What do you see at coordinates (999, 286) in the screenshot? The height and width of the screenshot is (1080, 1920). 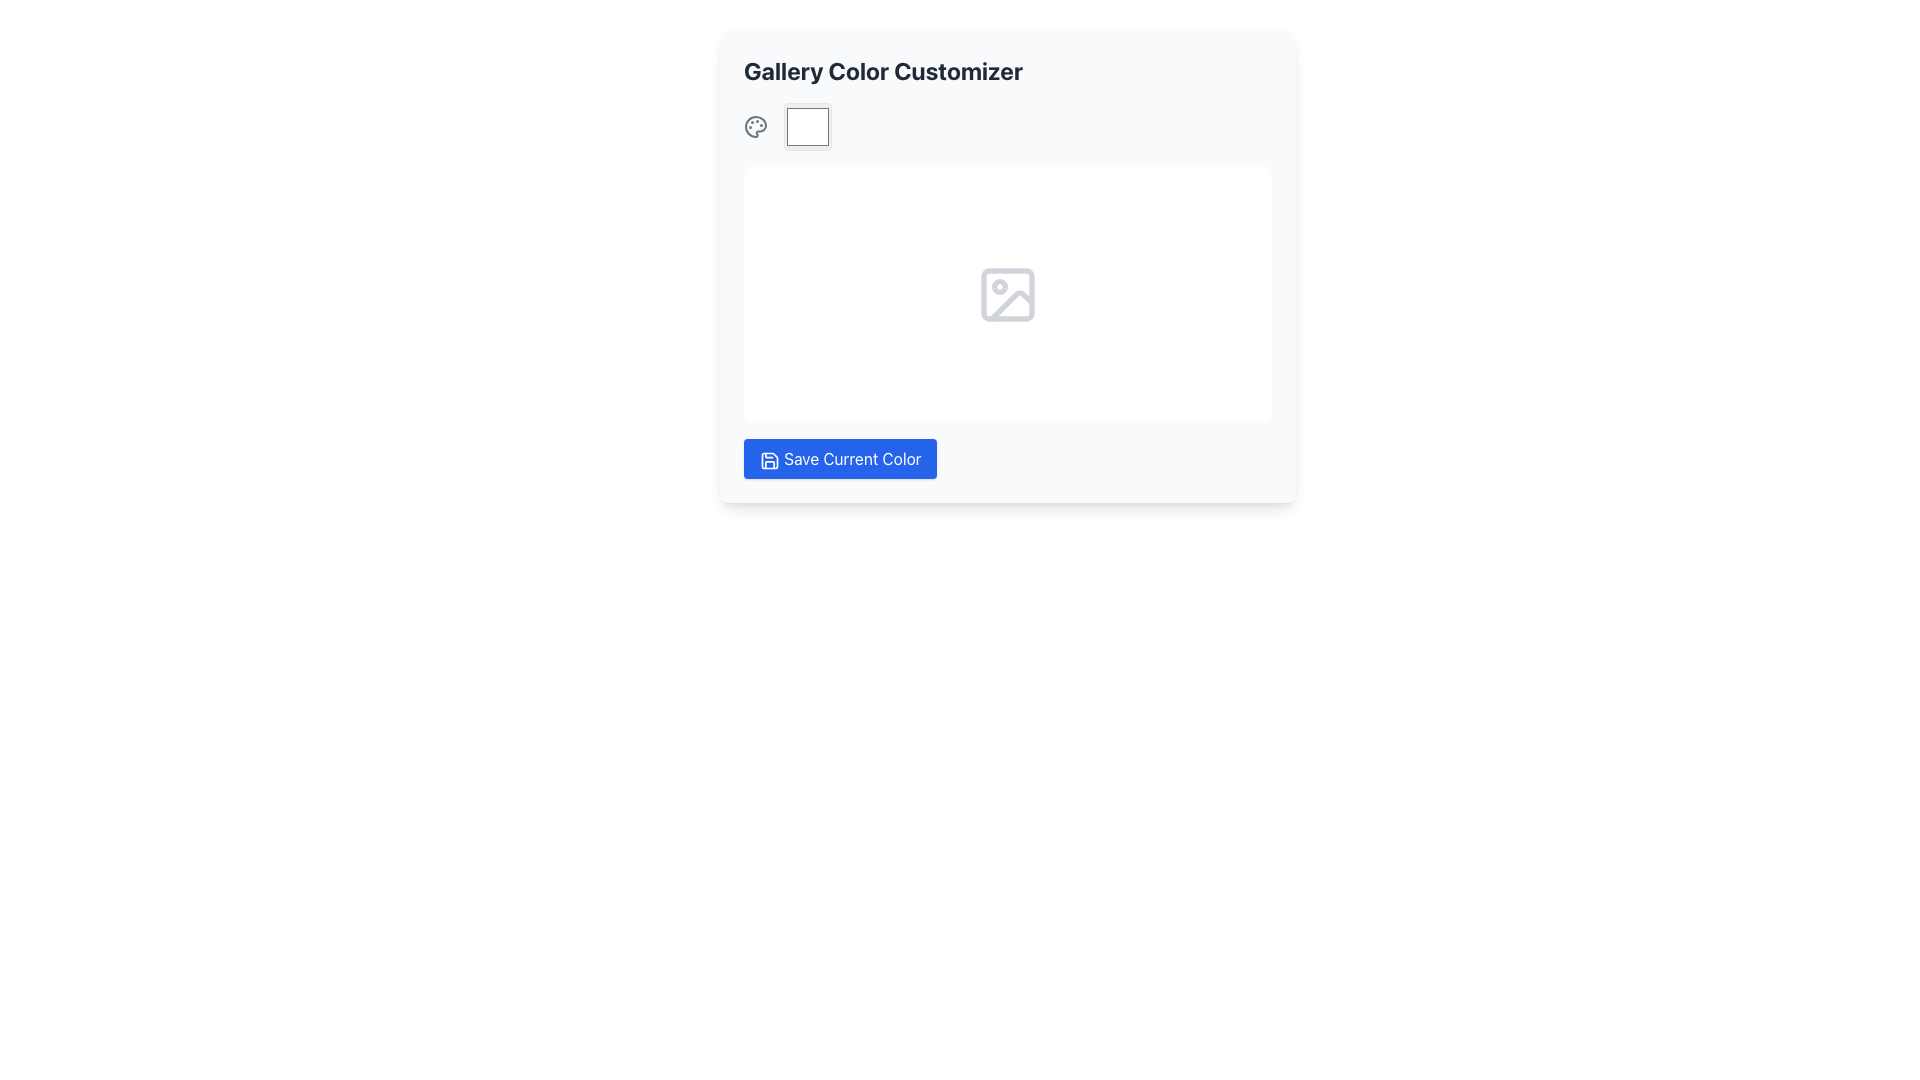 I see `the small circle located within the SVG graphic in the 'Gallery Color Customizer' panel, positioned near the top-left of the inner rectangular shape` at bounding box center [999, 286].